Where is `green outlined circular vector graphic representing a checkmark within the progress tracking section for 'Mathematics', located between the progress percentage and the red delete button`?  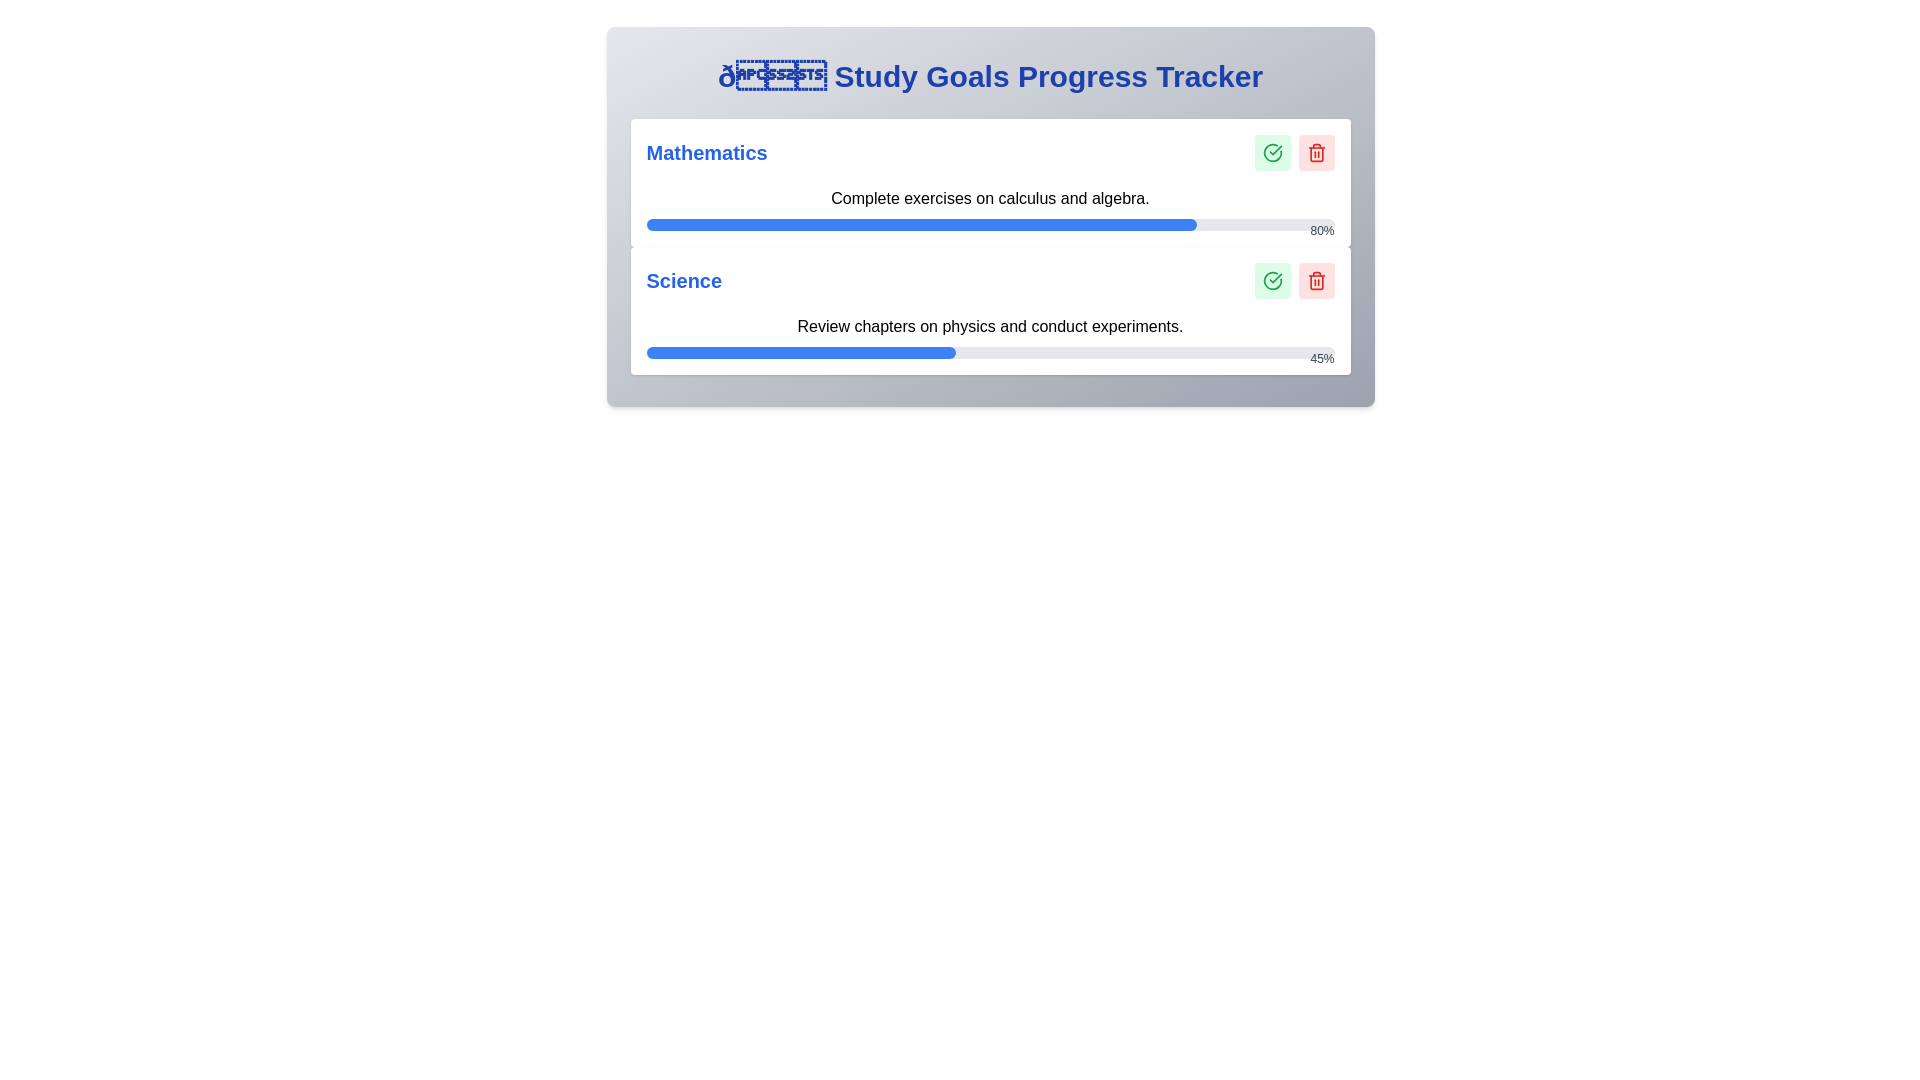 green outlined circular vector graphic representing a checkmark within the progress tracking section for 'Mathematics', located between the progress percentage and the red delete button is located at coordinates (1271, 152).